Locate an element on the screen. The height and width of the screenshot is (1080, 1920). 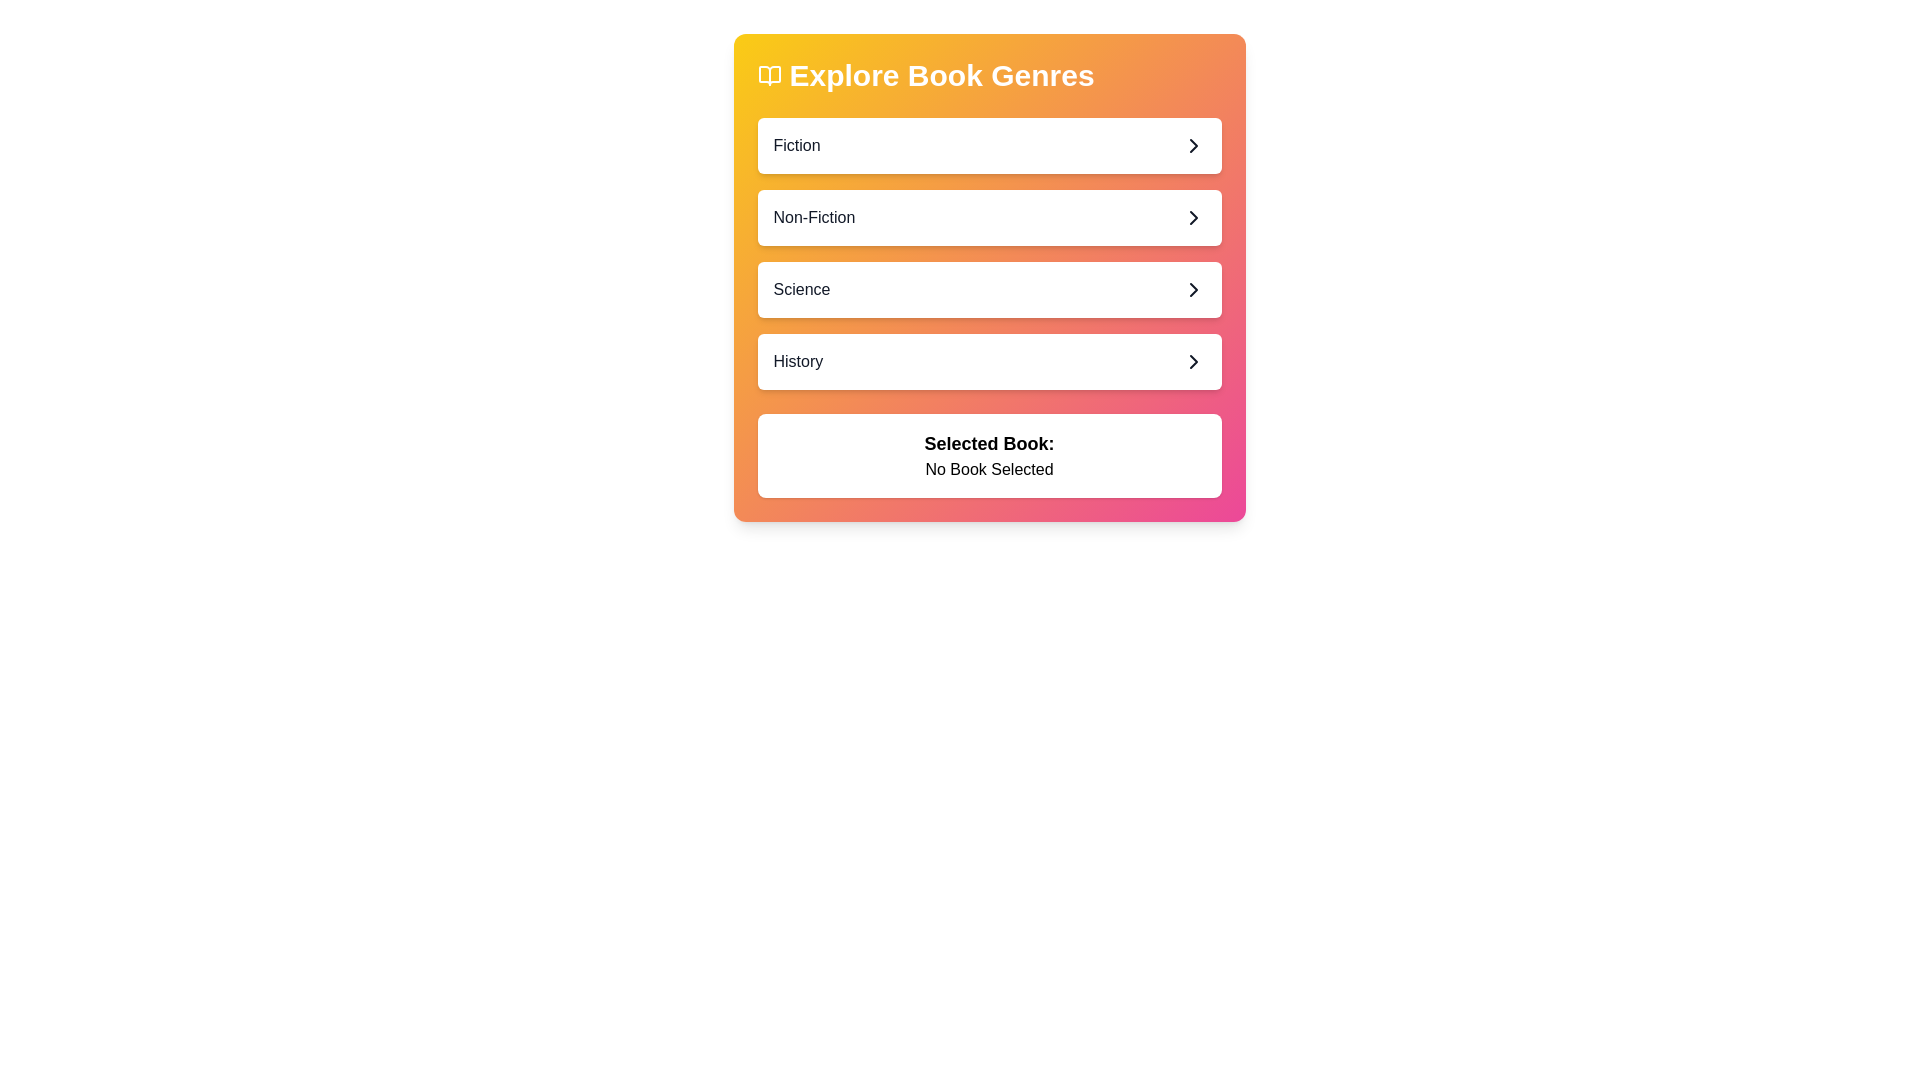
the second button-like list item in the 'Explore Book Genres' section is located at coordinates (989, 218).